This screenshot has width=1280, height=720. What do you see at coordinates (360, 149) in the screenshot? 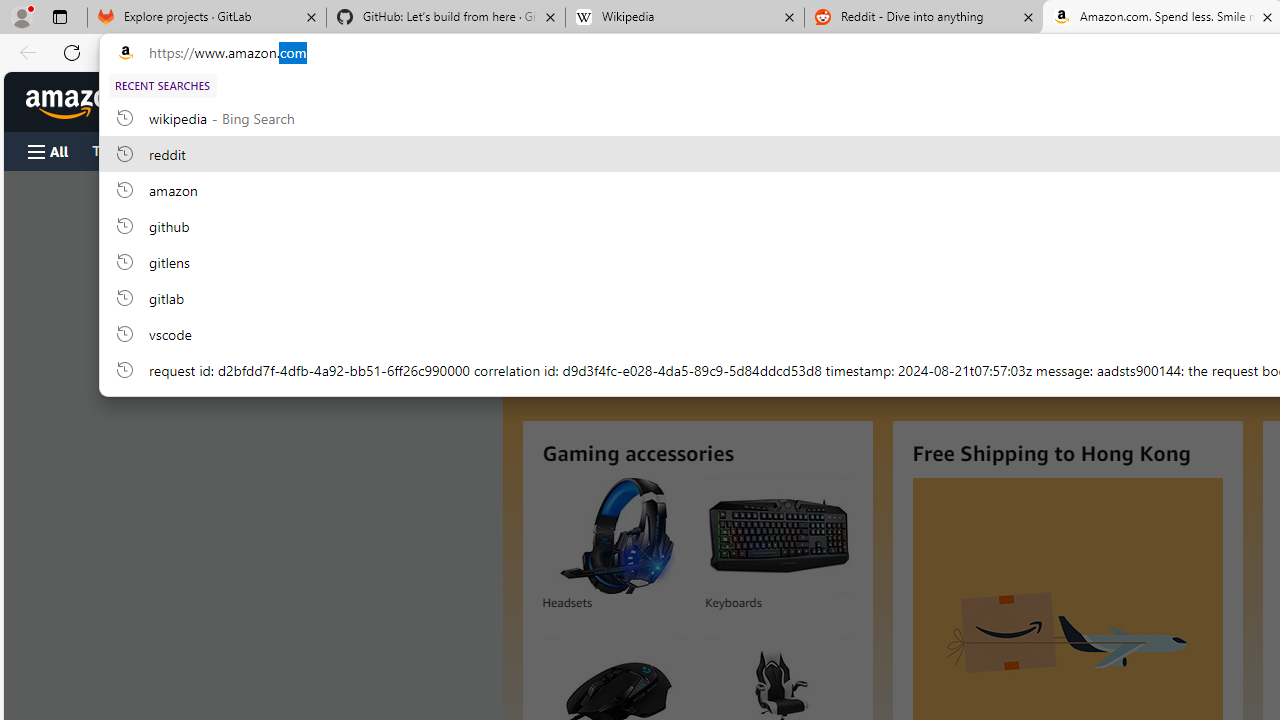
I see `'Registry'` at bounding box center [360, 149].